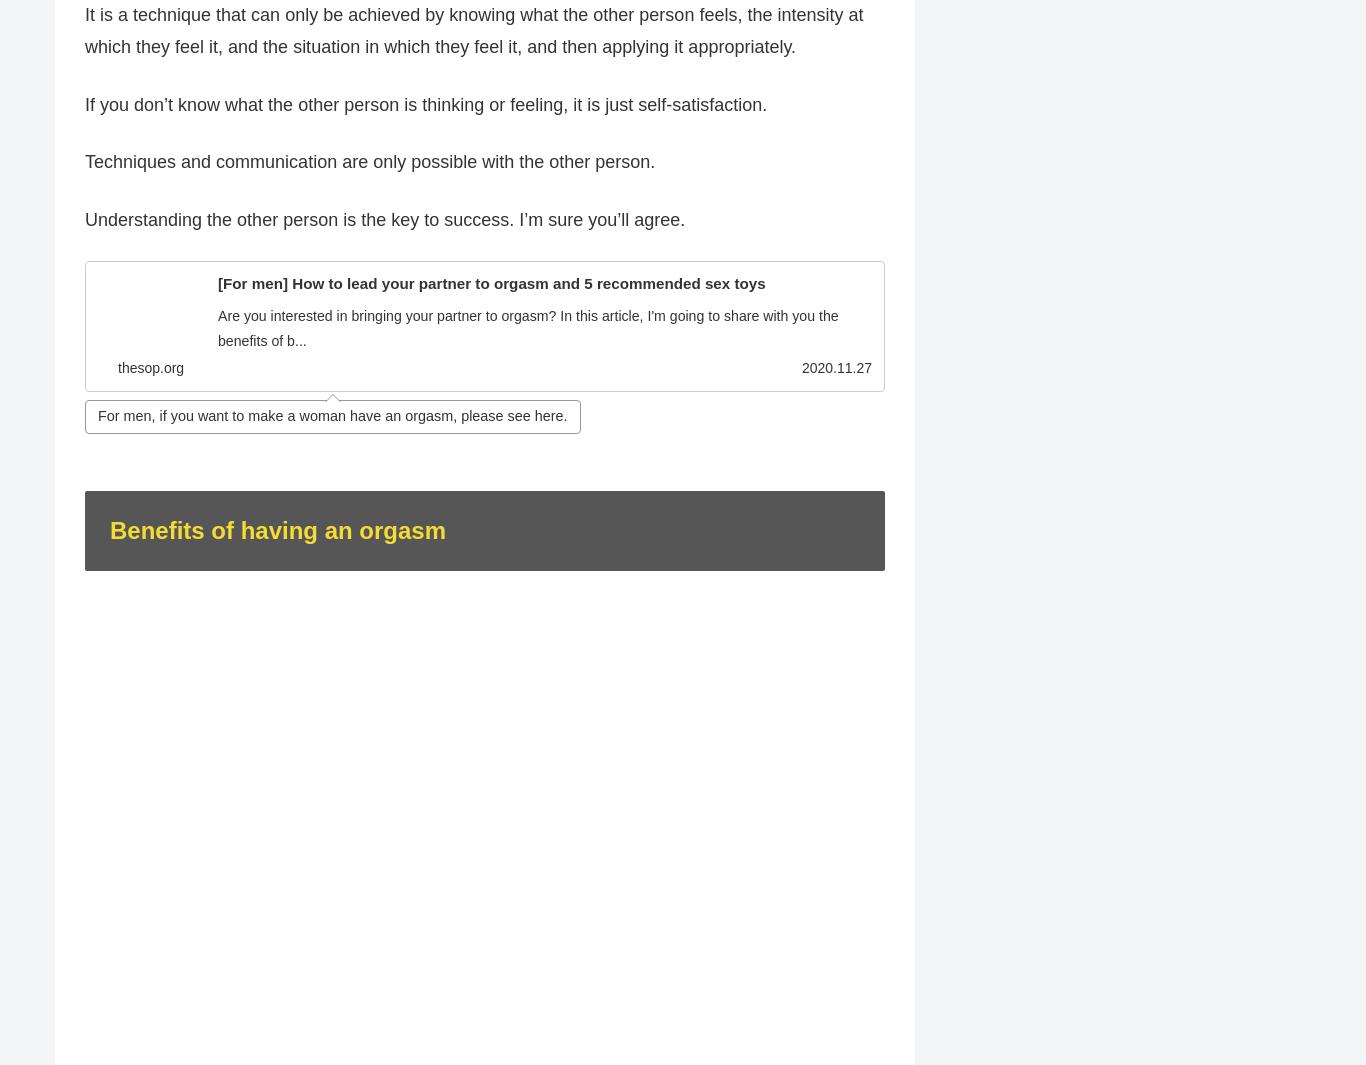  Describe the element at coordinates (491, 283) in the screenshot. I see `'[For men] How to lead your partner to orgasm and 5 recommended sex toys'` at that location.